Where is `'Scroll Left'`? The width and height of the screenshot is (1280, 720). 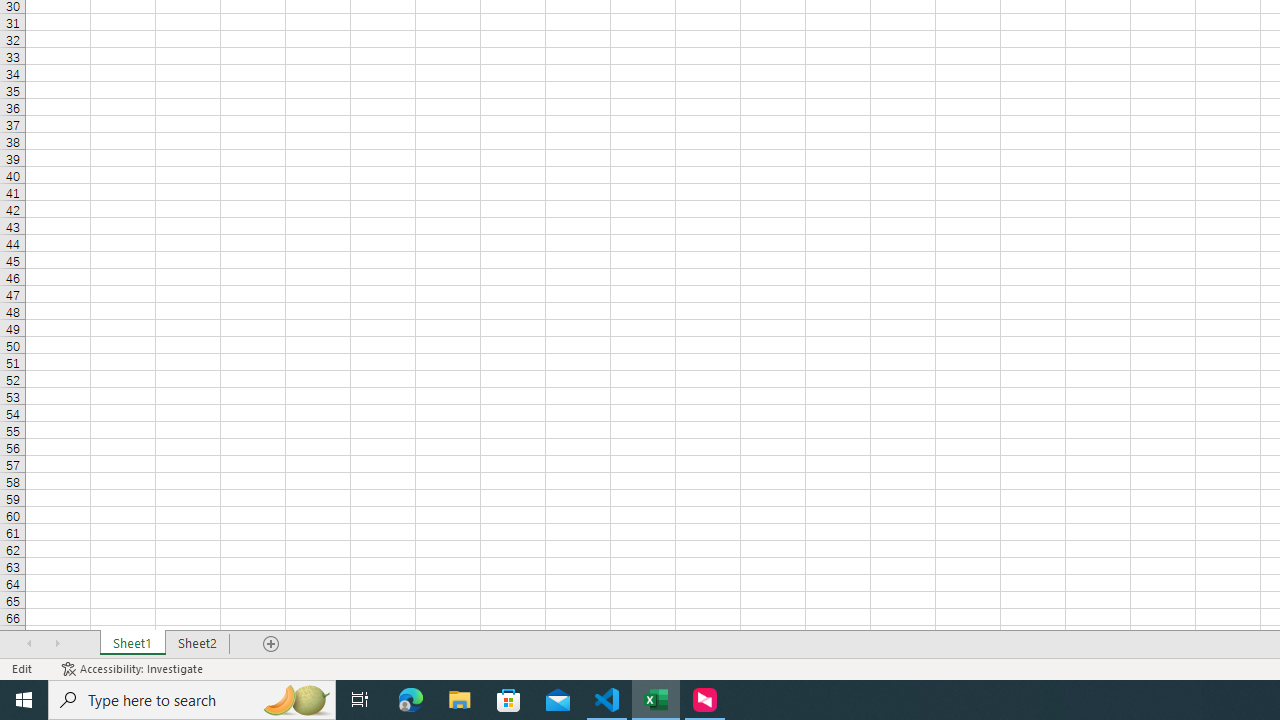
'Scroll Left' is located at coordinates (29, 644).